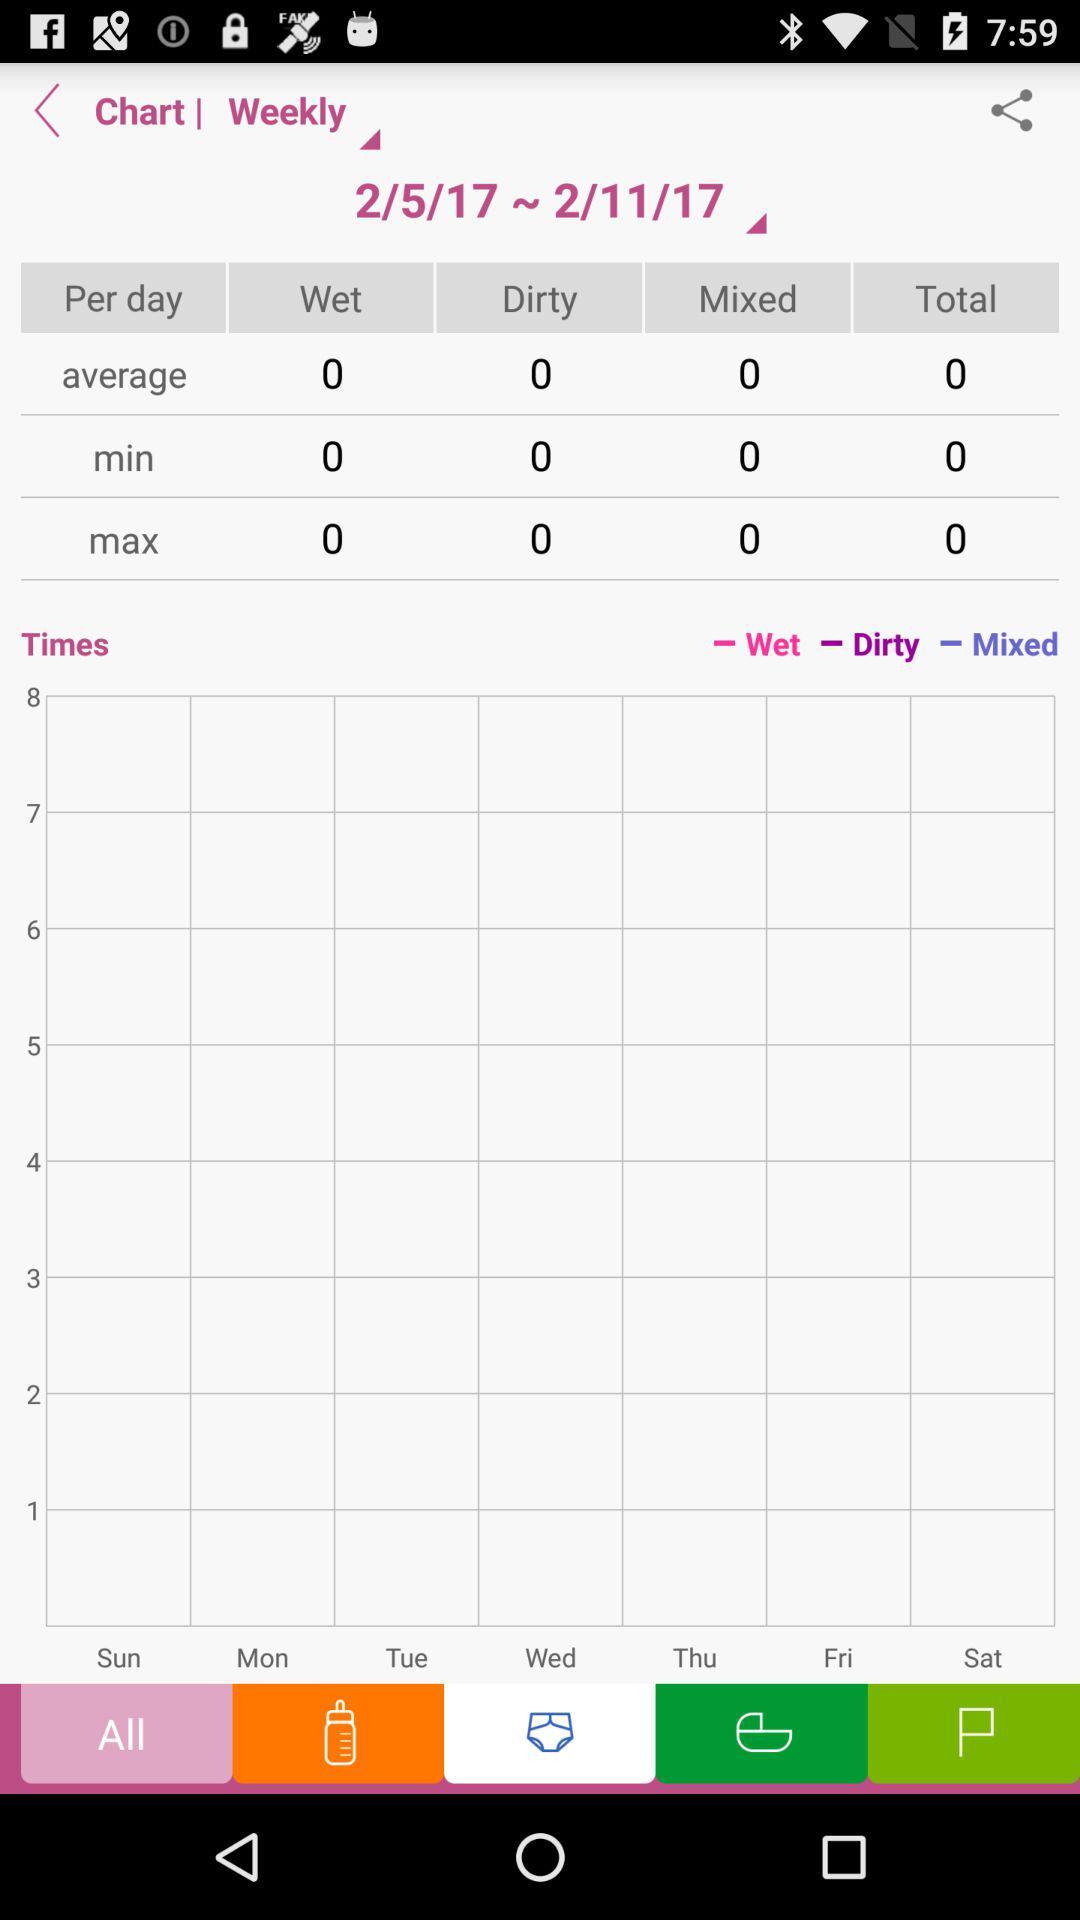 Image resolution: width=1080 pixels, height=1920 pixels. Describe the element at coordinates (46, 109) in the screenshot. I see `backward` at that location.